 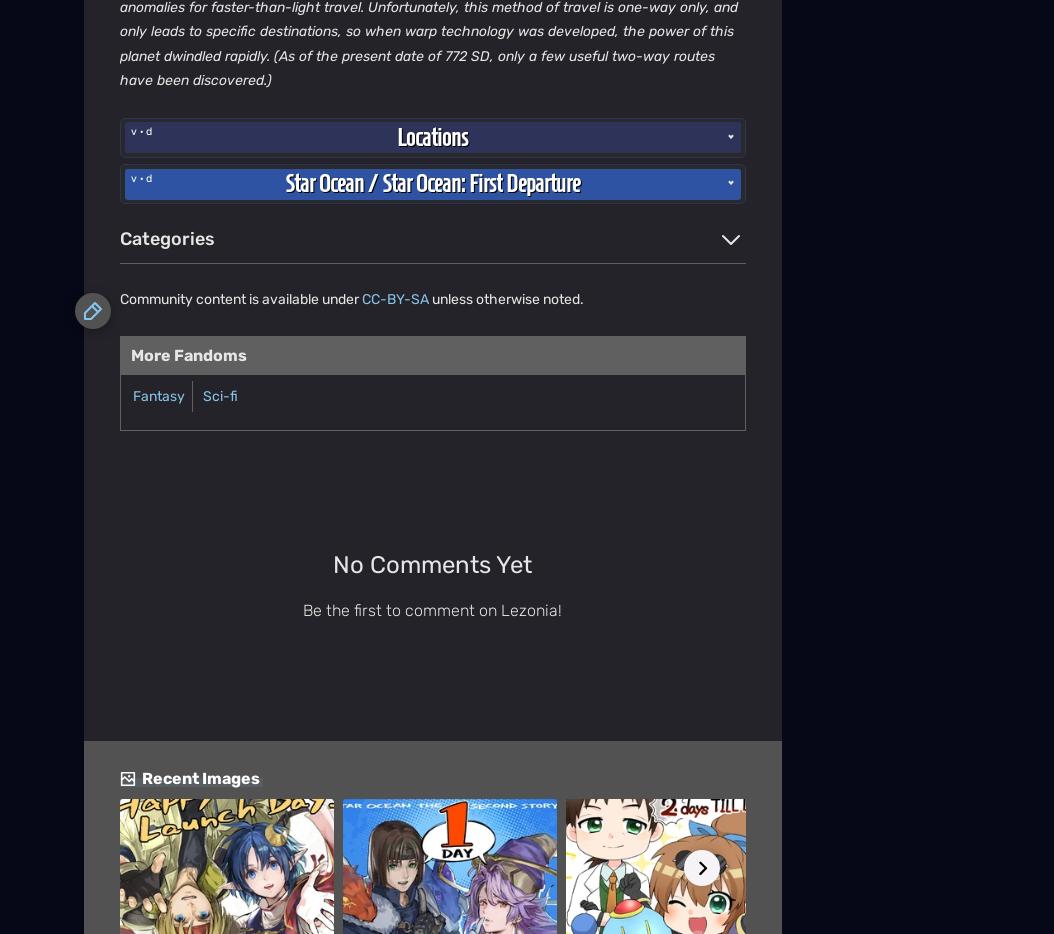 I want to click on 'Media Kit', so click(x=112, y=274).